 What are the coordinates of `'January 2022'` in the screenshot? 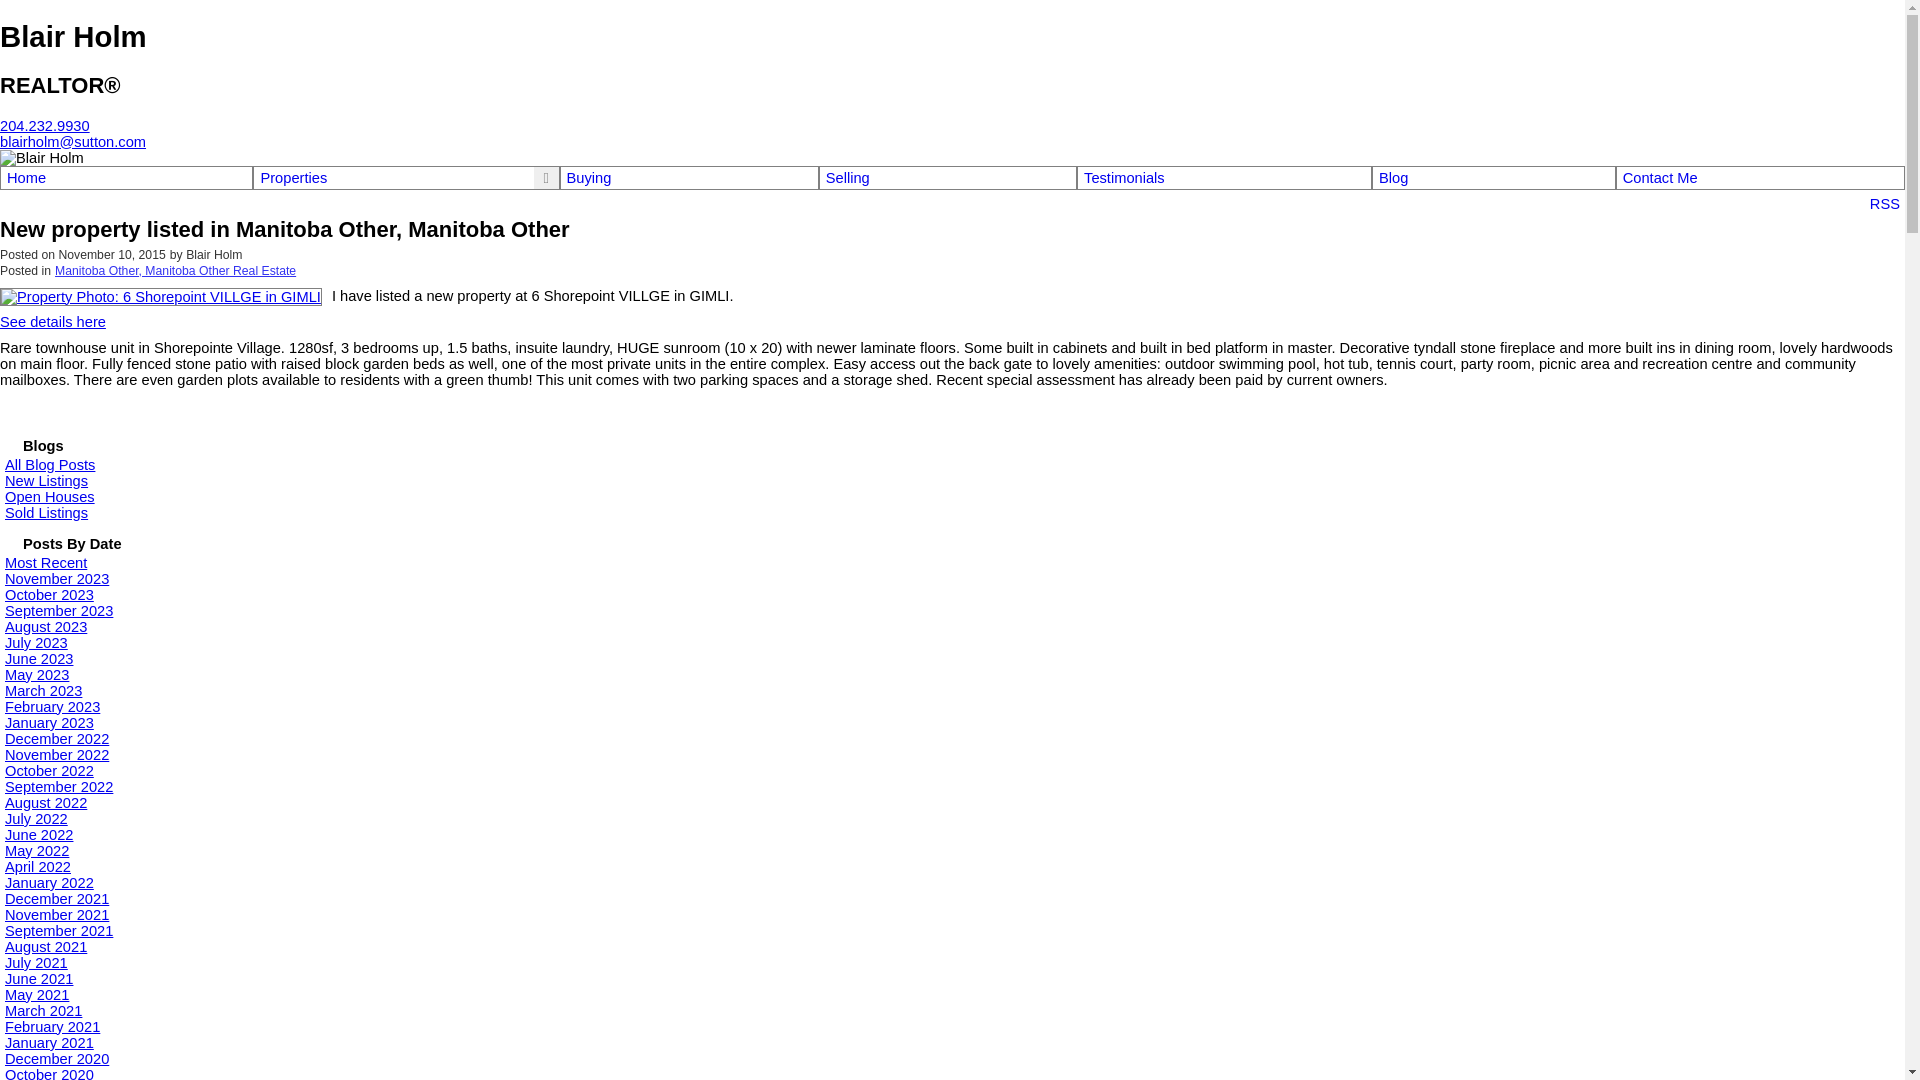 It's located at (49, 882).